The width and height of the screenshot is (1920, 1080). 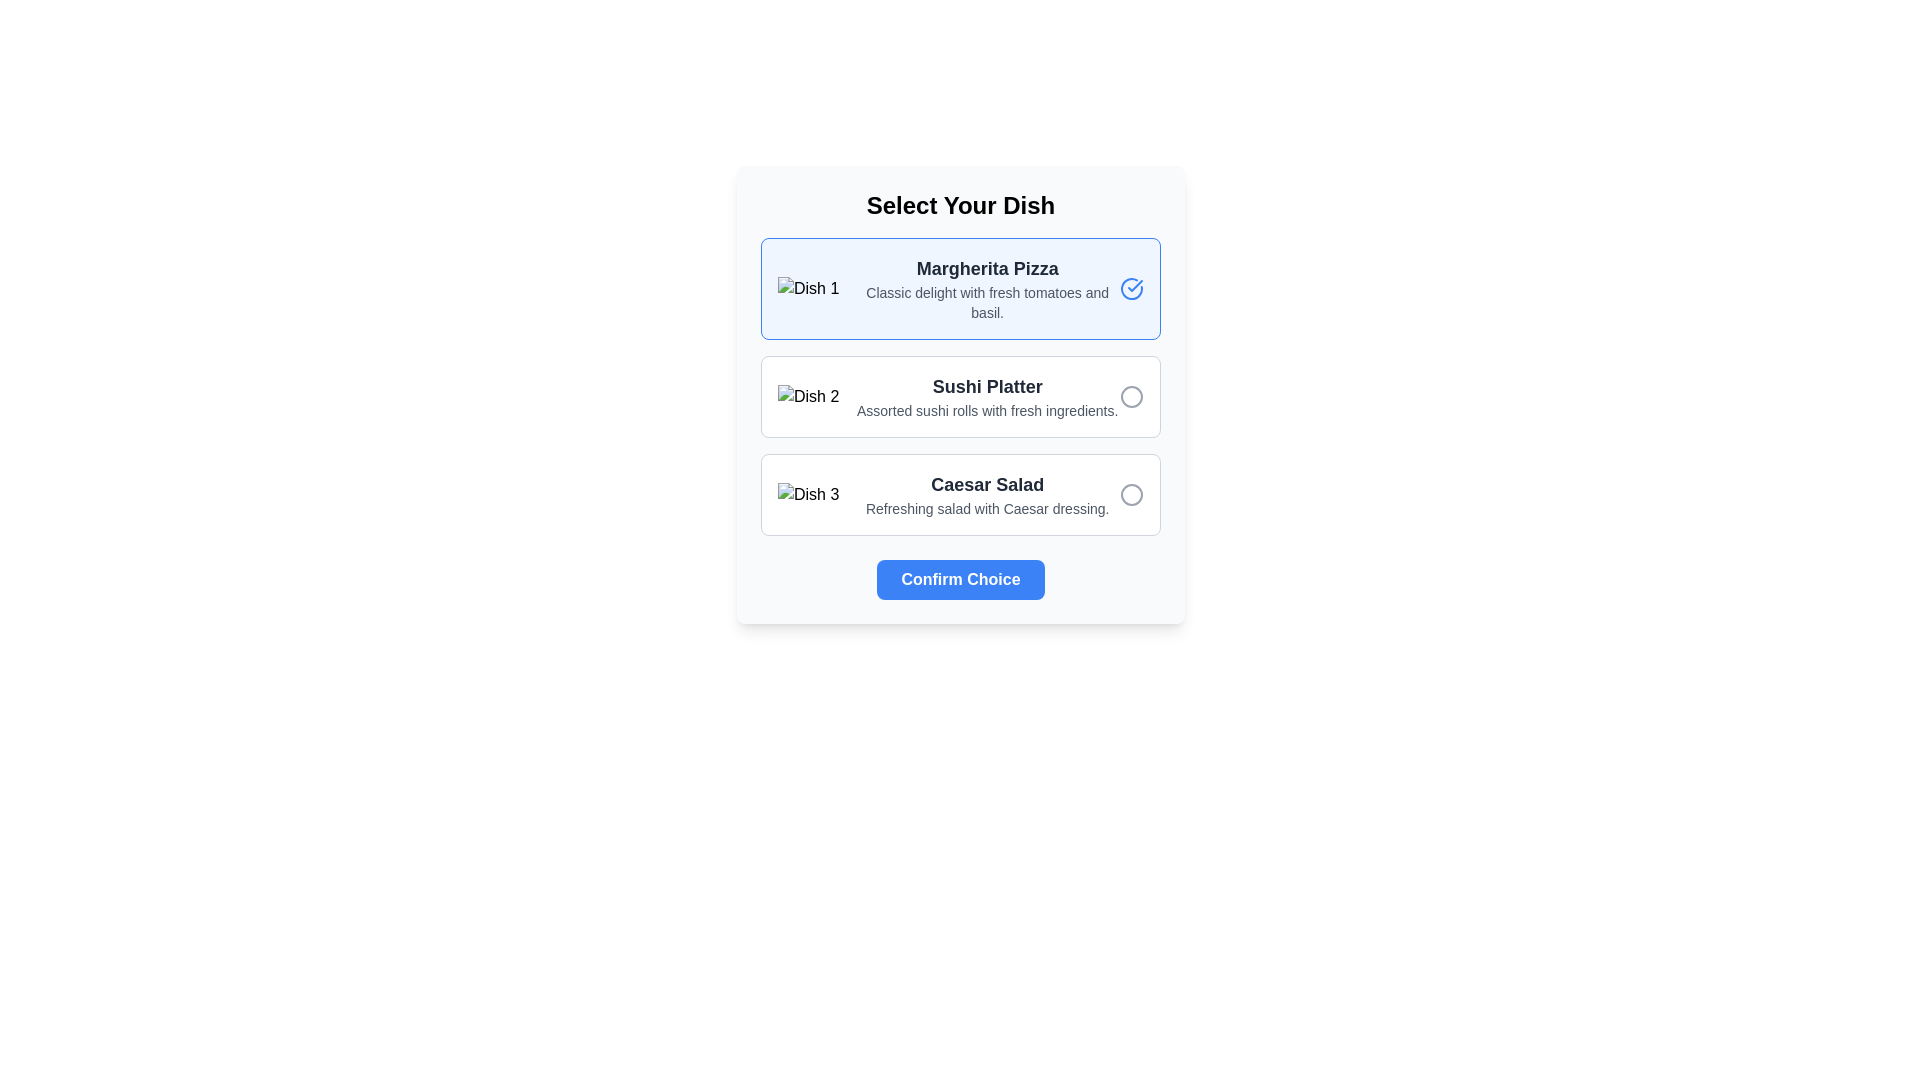 What do you see at coordinates (987, 386) in the screenshot?
I see `the text label 'Sushi Platter' which is styled in bold dark gray and is the second item in the vertical dish listing` at bounding box center [987, 386].